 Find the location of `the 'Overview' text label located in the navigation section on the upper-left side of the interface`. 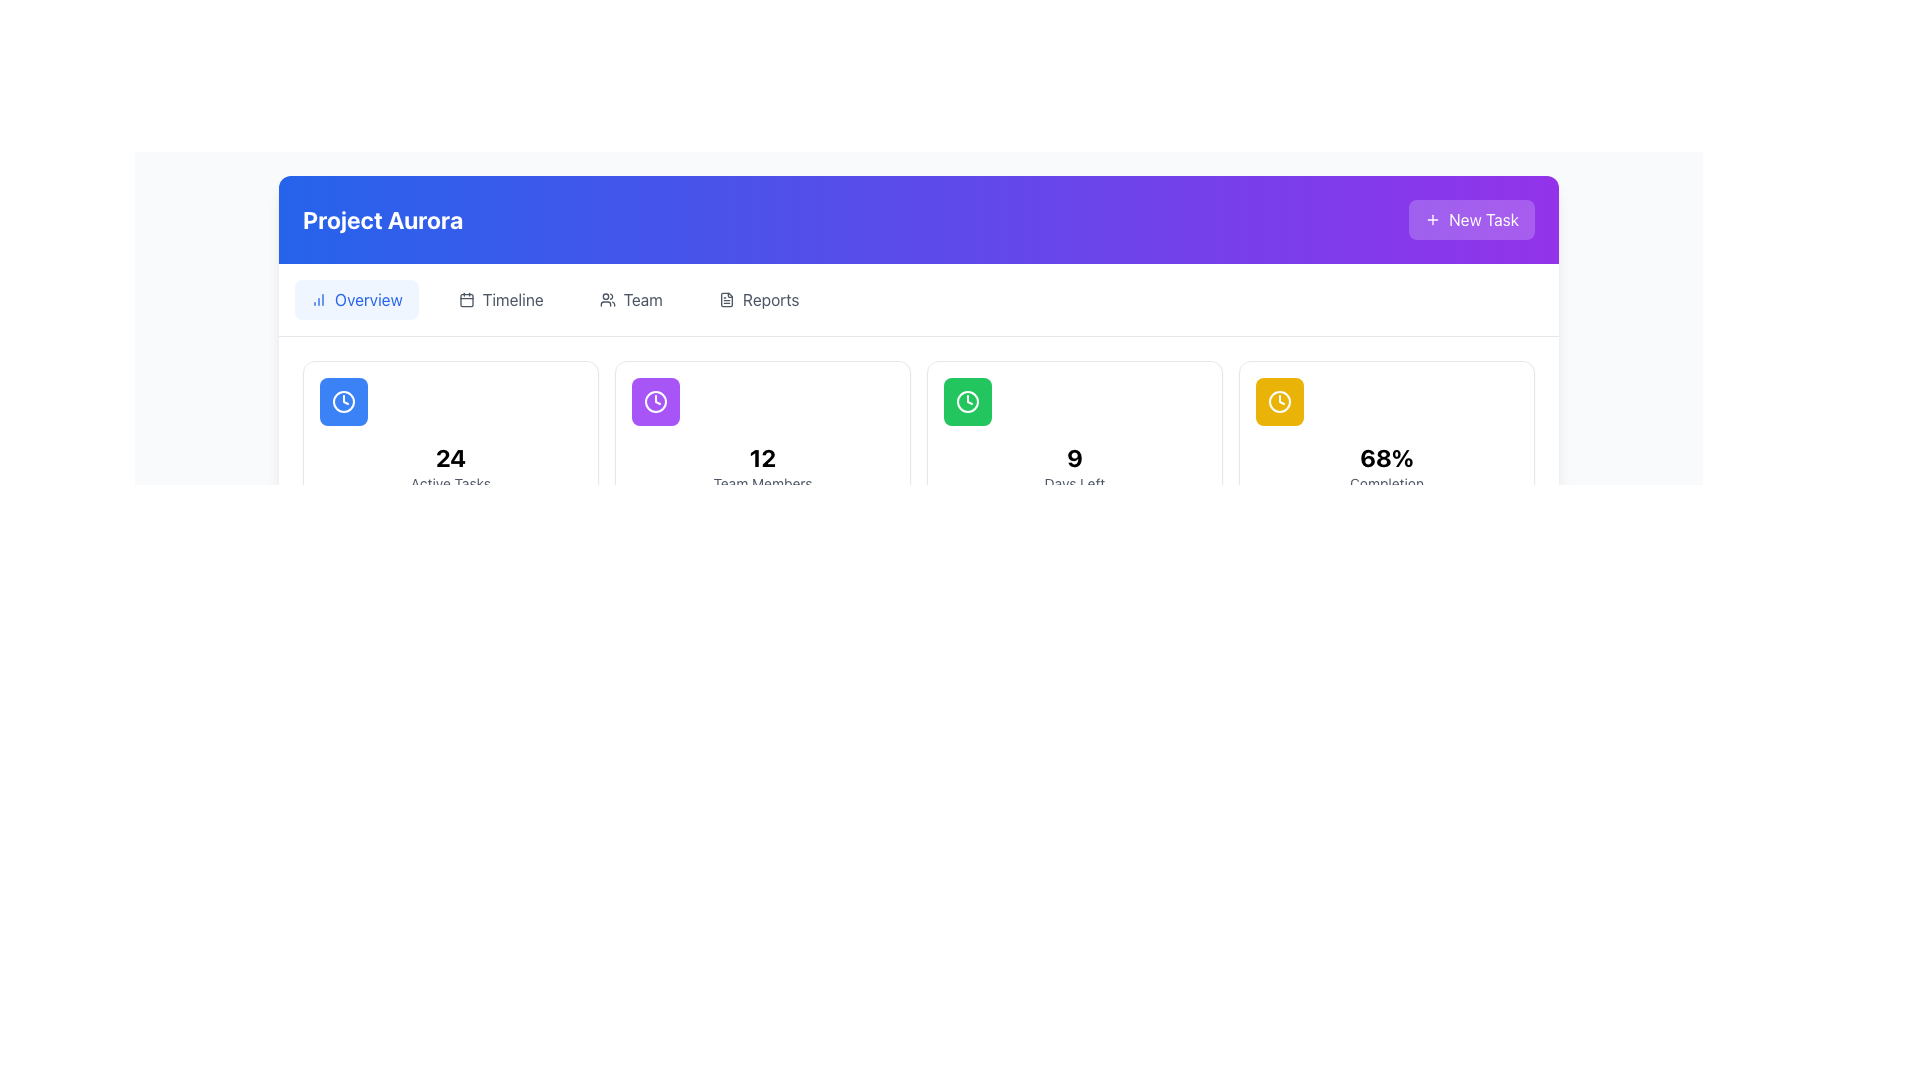

the 'Overview' text label located in the navigation section on the upper-left side of the interface is located at coordinates (368, 300).